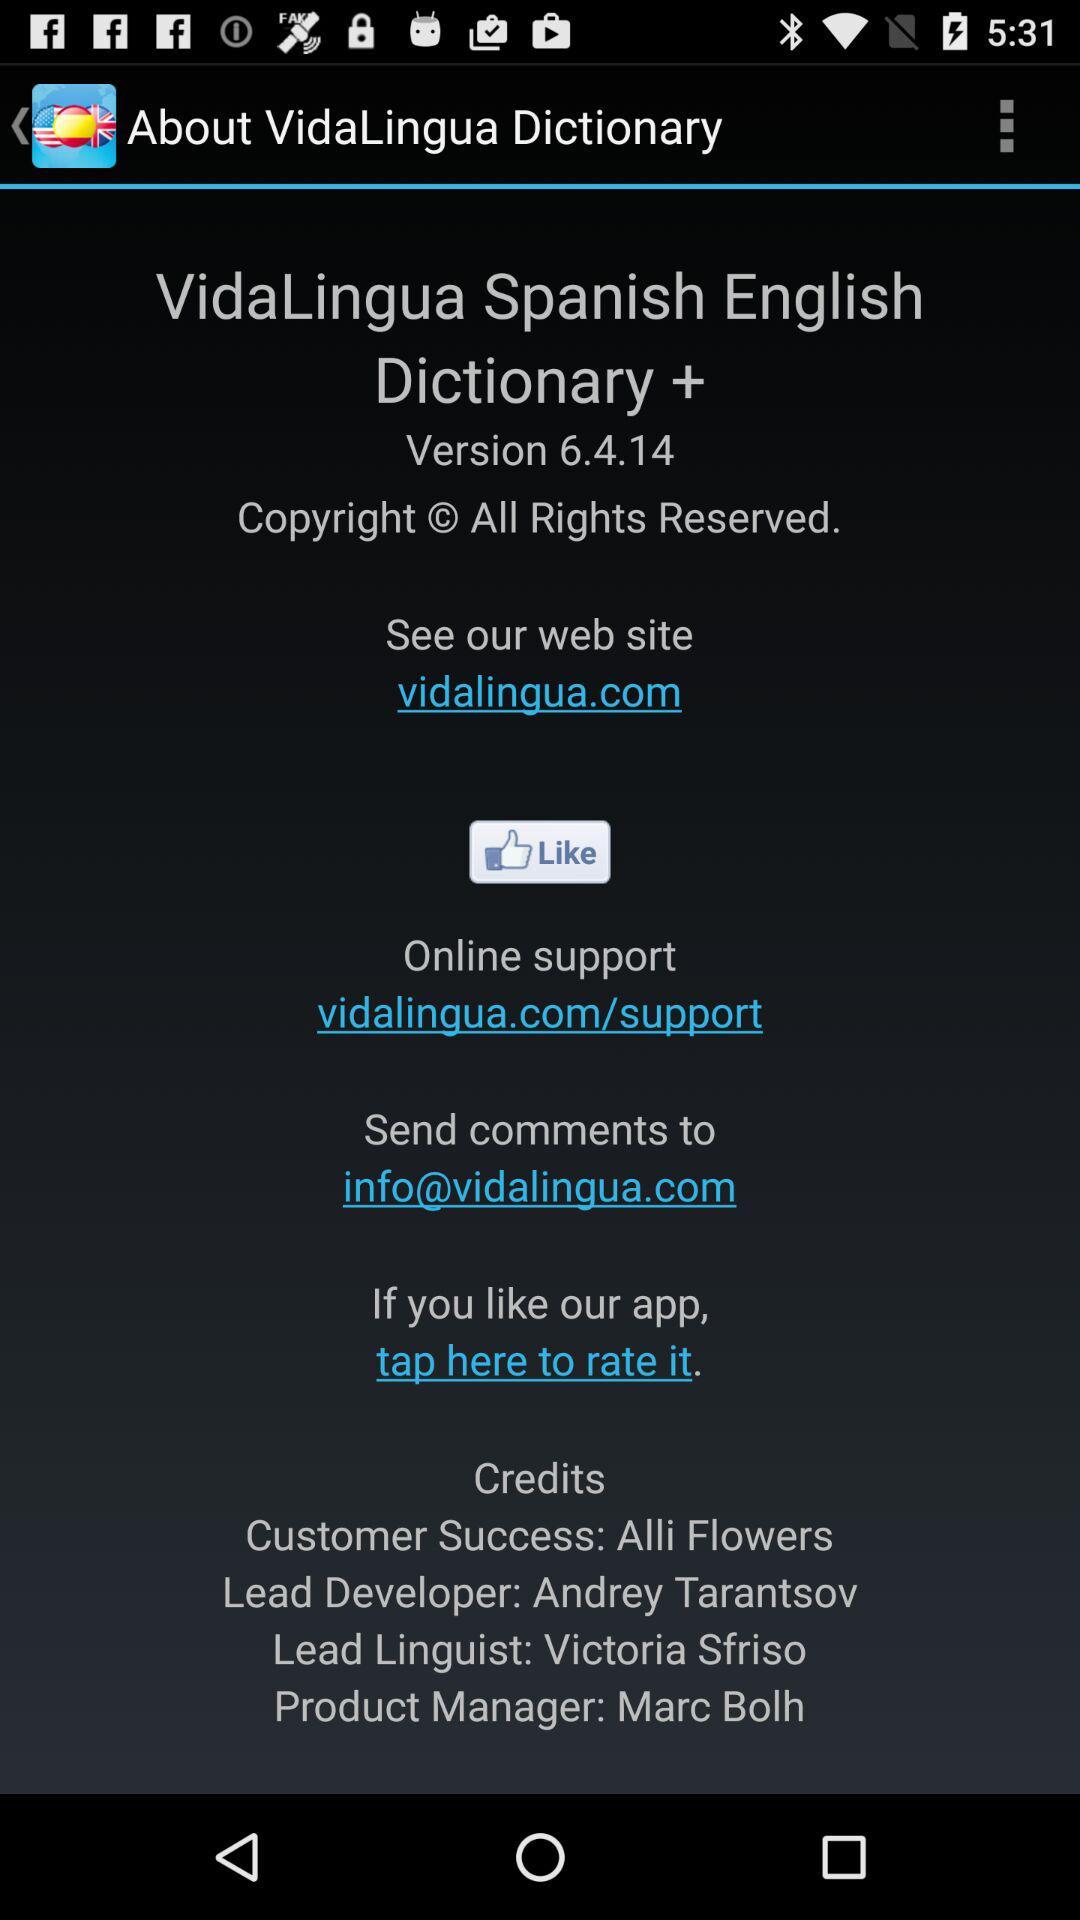 The width and height of the screenshot is (1080, 1920). I want to click on icon next to about vidalingua dictionary, so click(1006, 124).